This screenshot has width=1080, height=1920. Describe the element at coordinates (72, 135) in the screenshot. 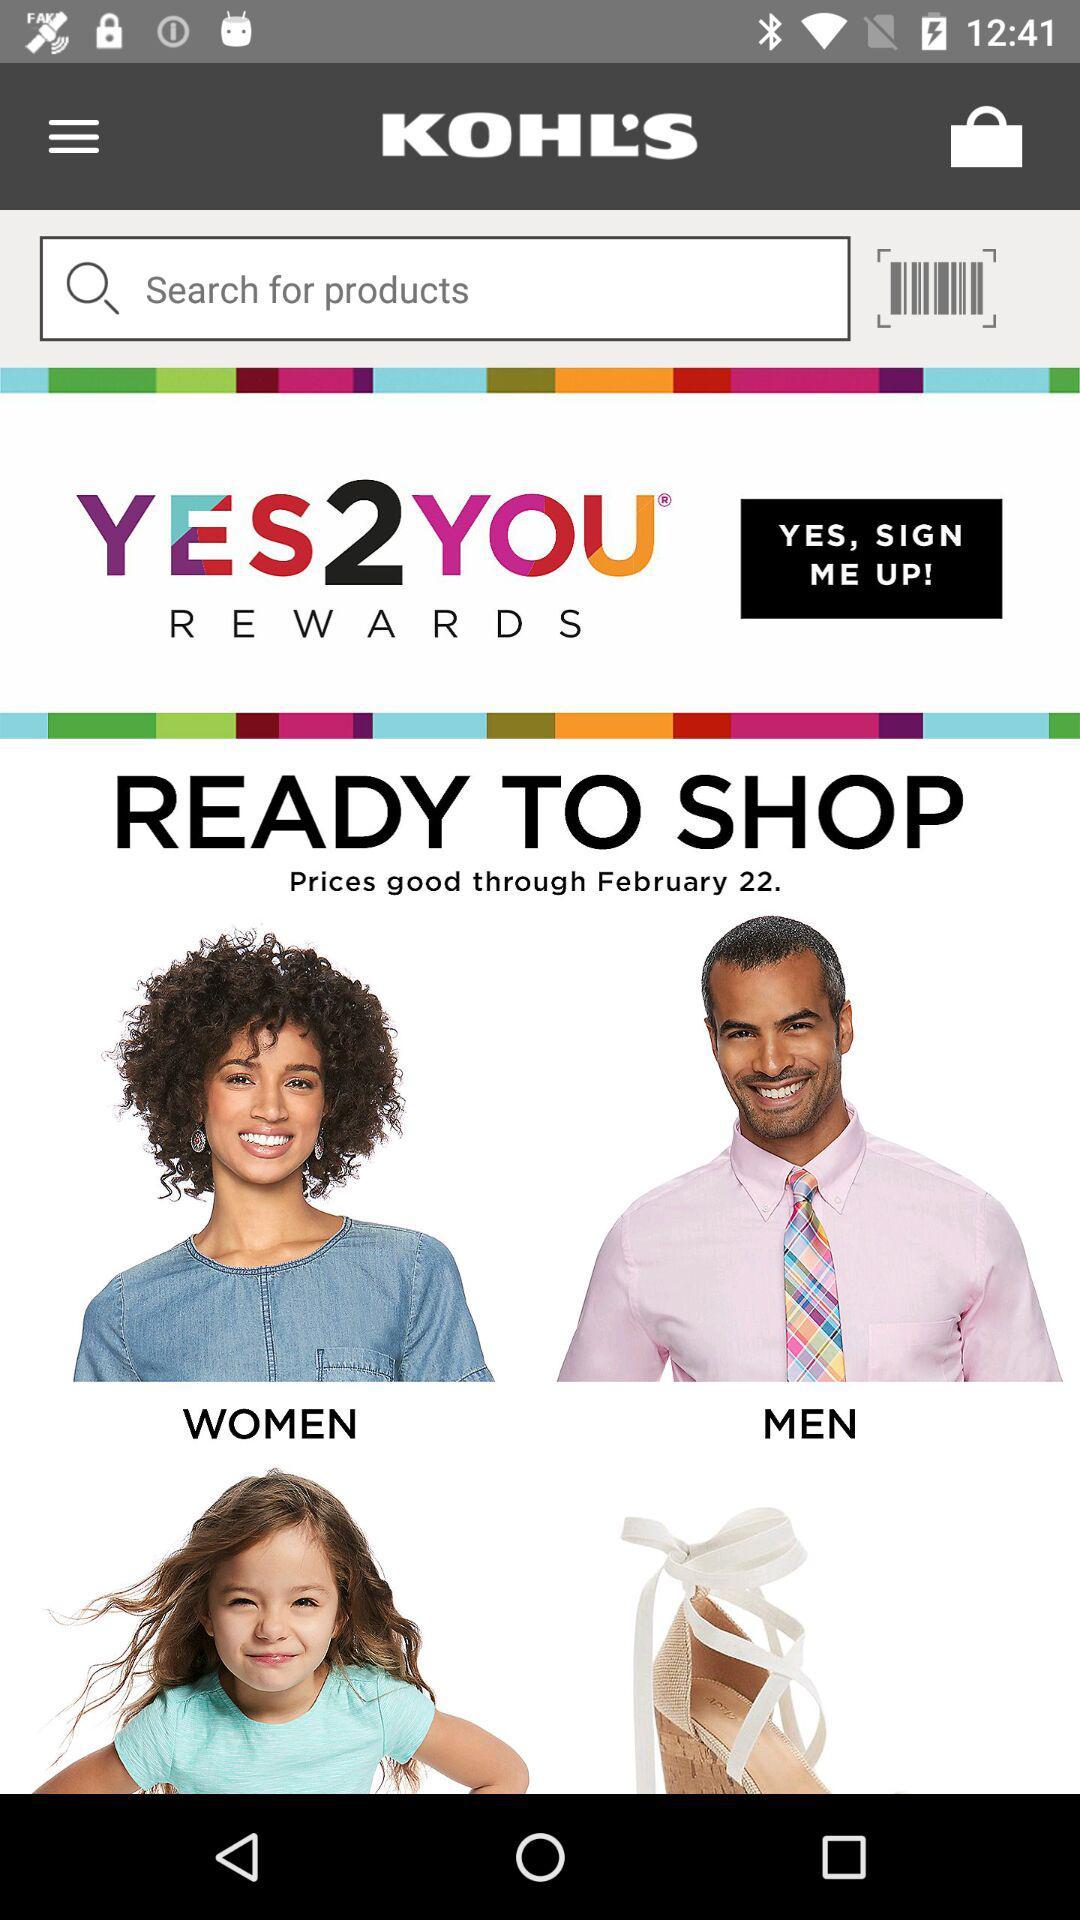

I see `menu icon` at that location.